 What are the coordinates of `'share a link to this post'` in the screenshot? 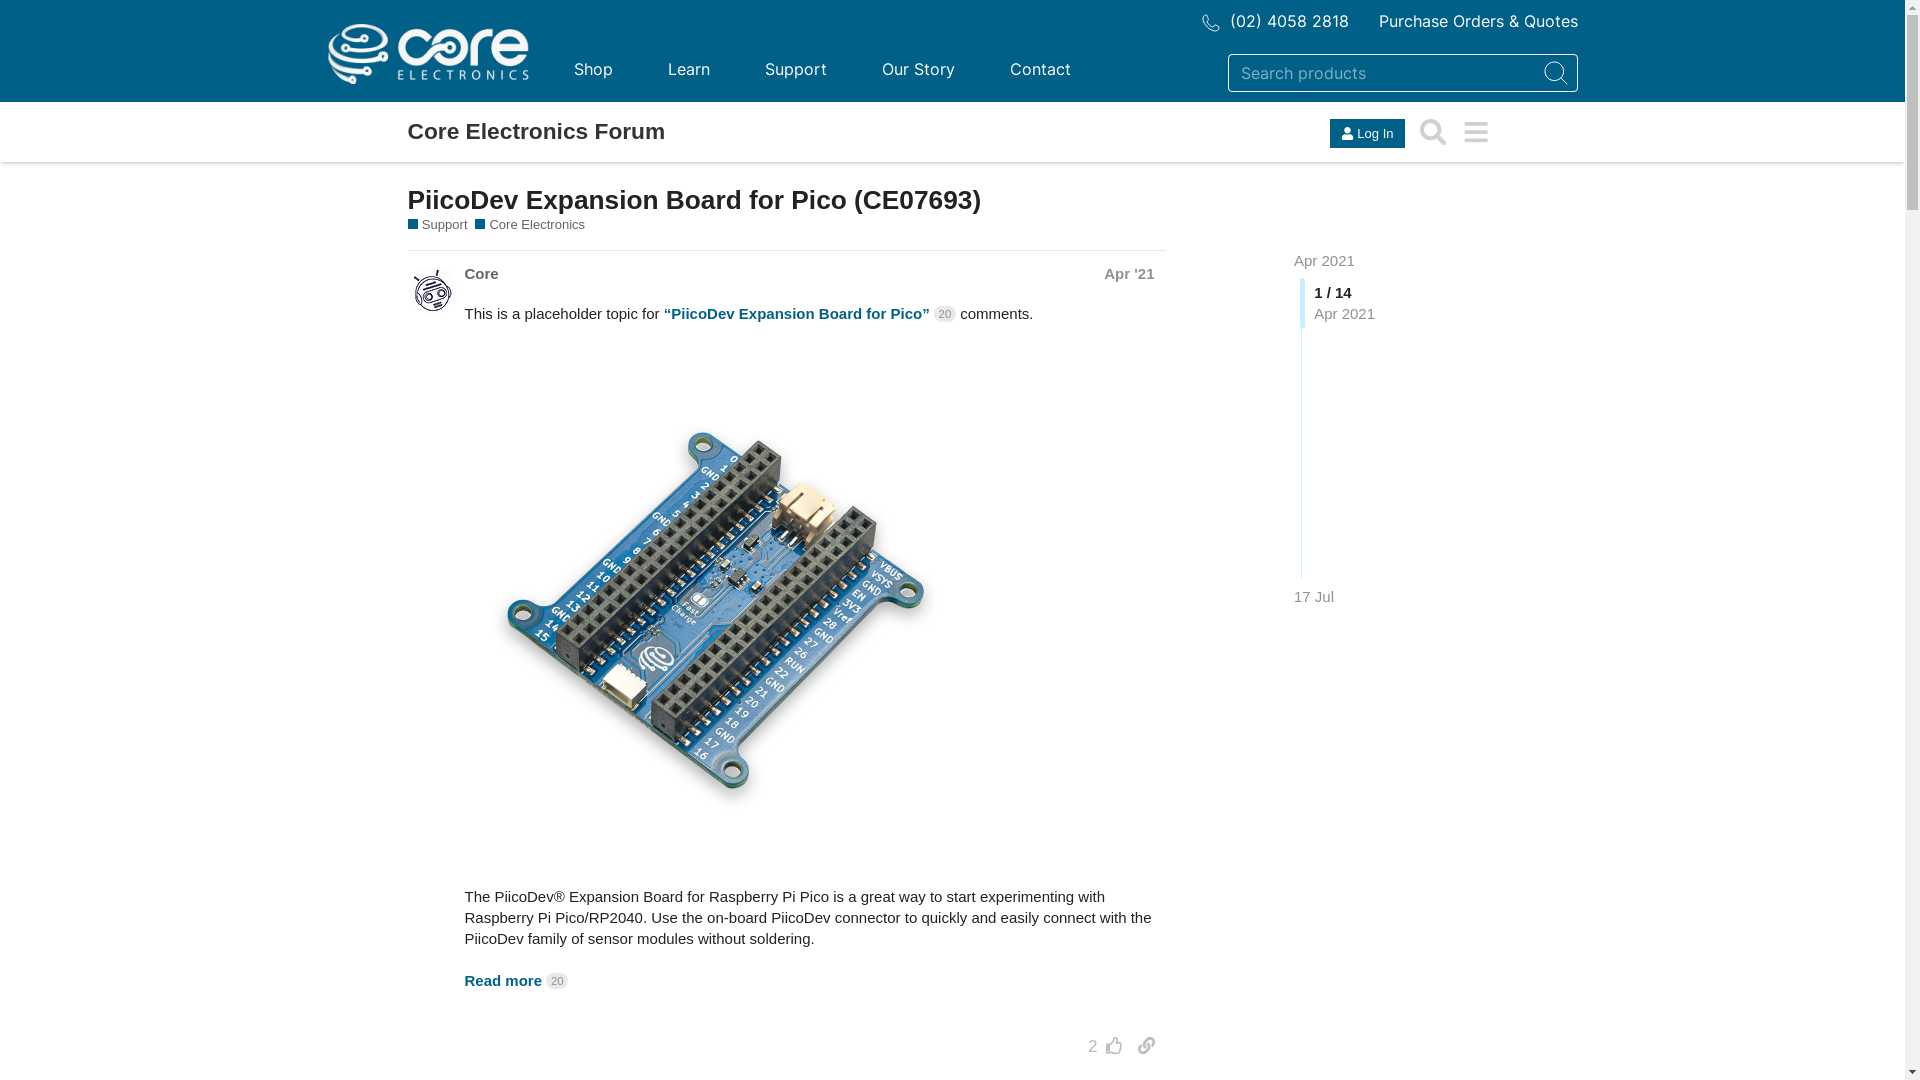 It's located at (1146, 1044).